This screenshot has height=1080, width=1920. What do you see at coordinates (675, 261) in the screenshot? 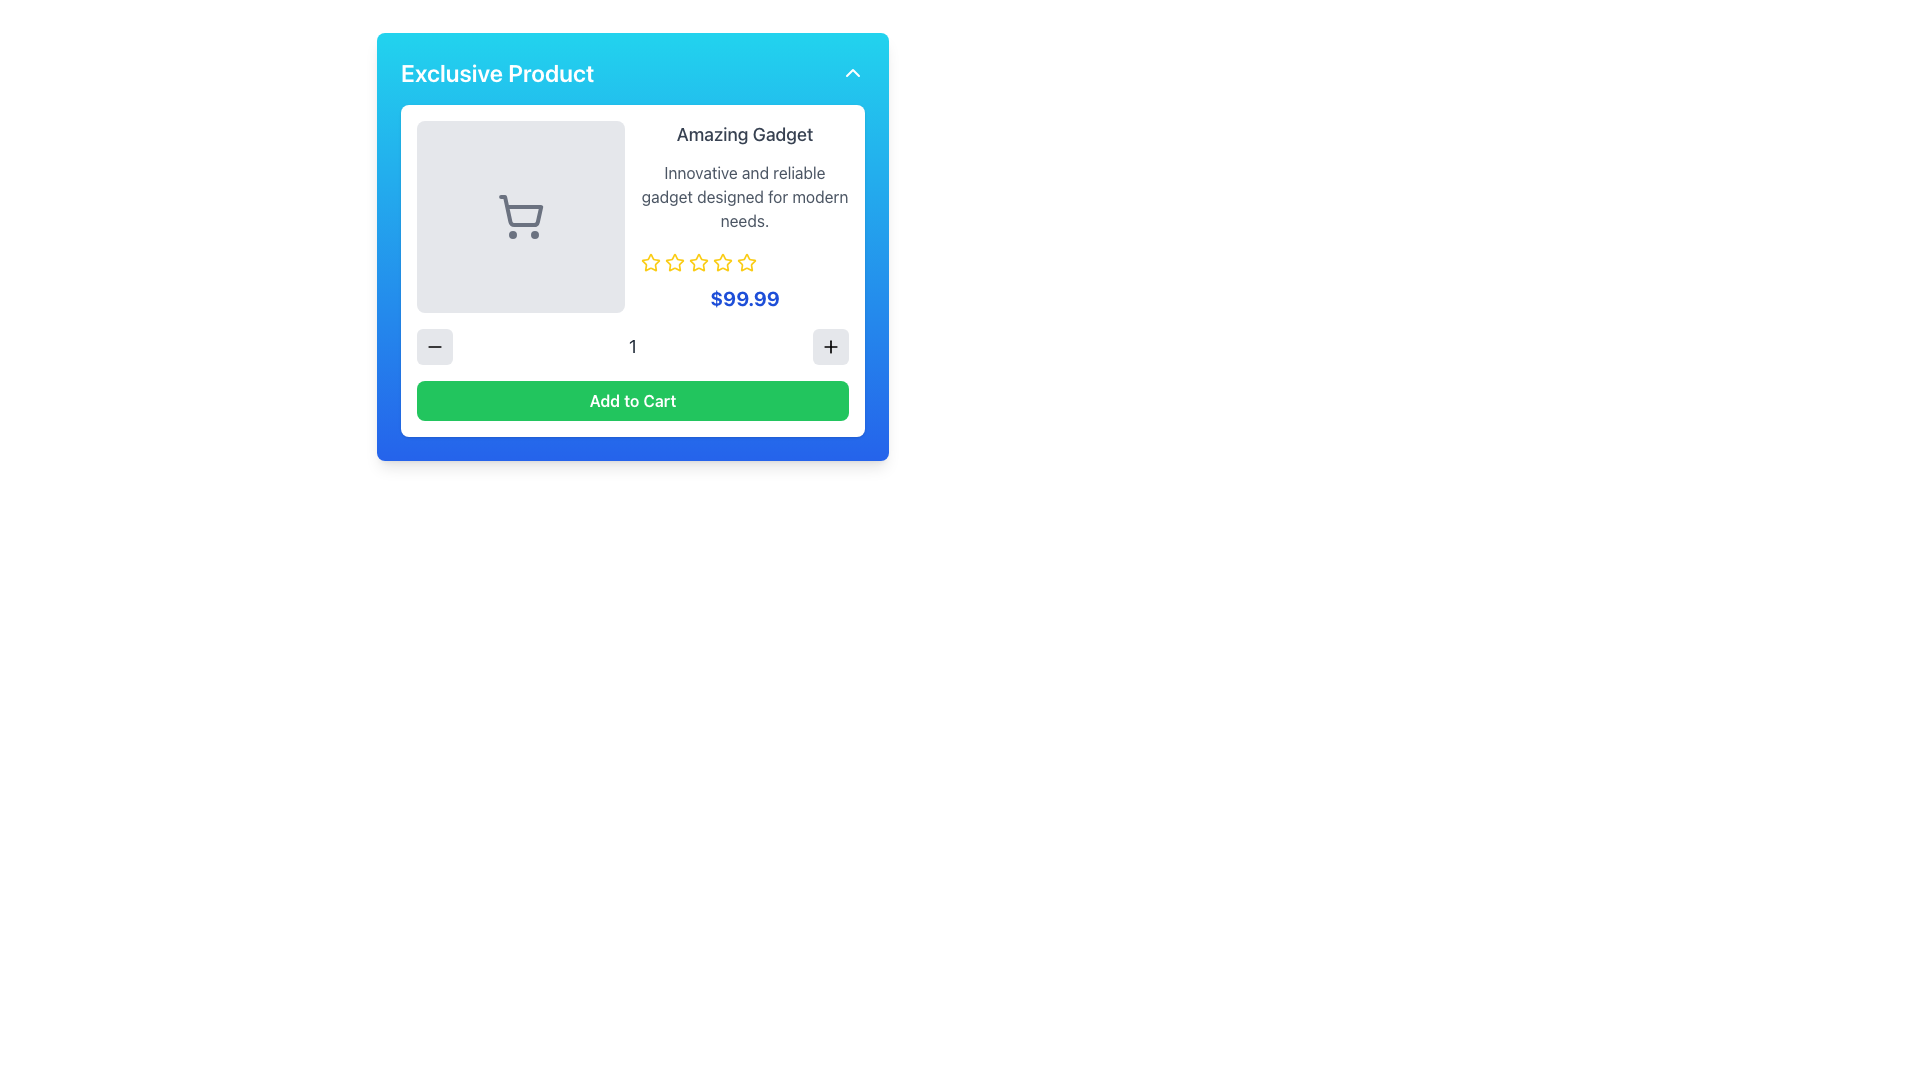
I see `the third star icon in the star rating component to rate it` at bounding box center [675, 261].